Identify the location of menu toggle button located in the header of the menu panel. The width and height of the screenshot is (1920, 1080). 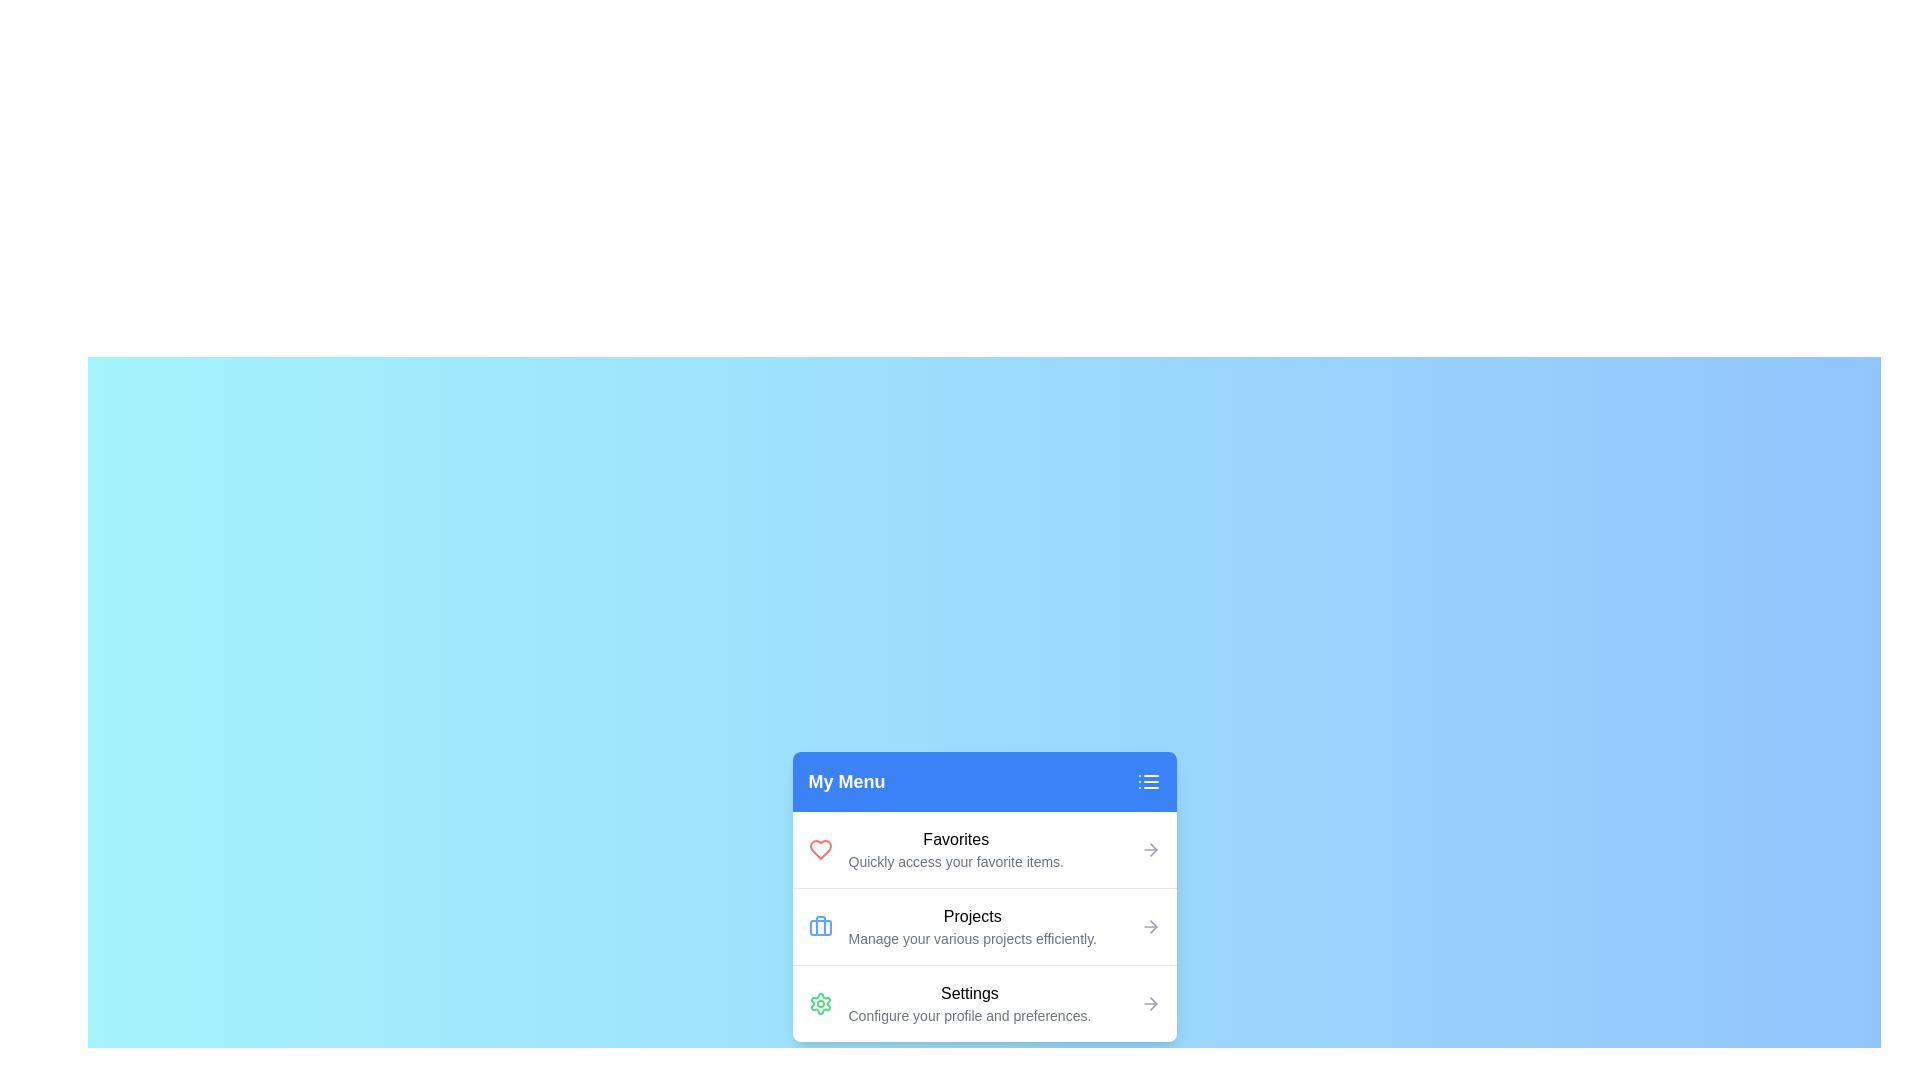
(1148, 781).